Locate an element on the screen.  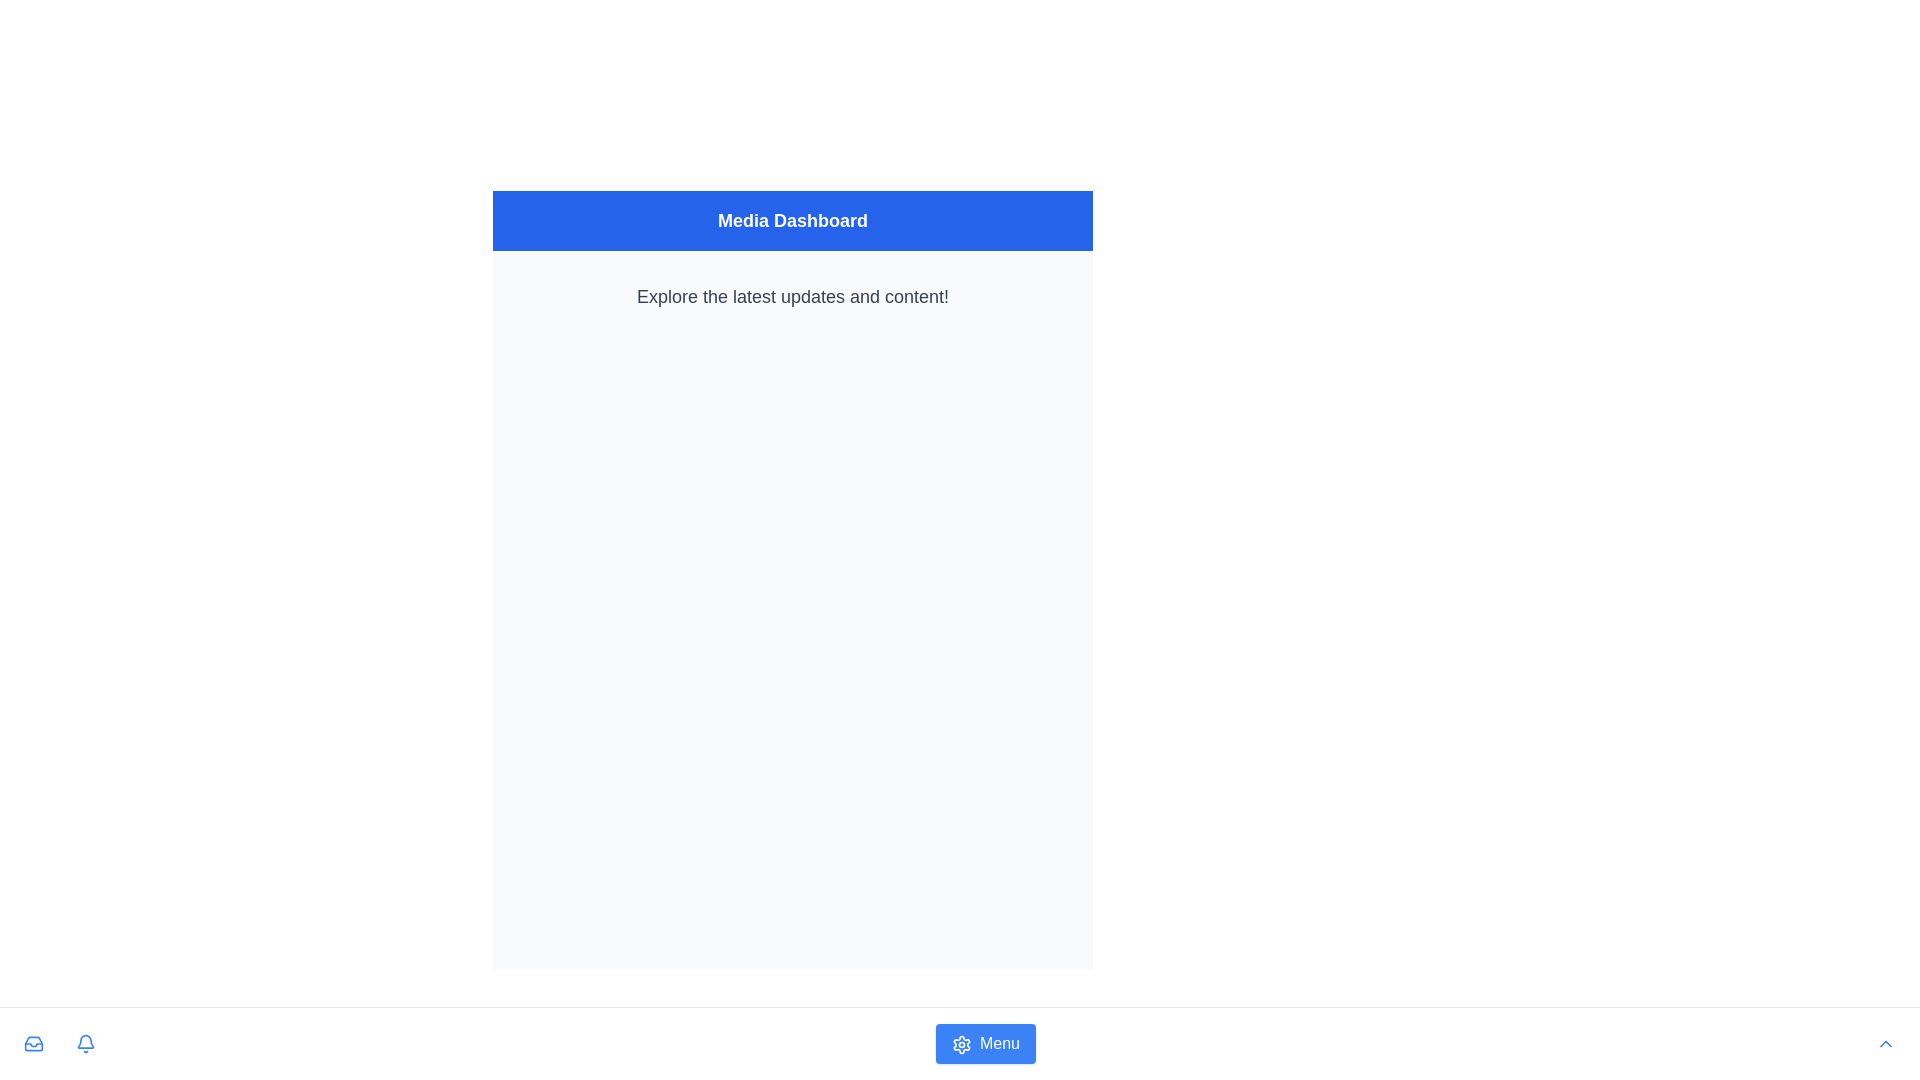
the text label displaying 'Explore the latest updates and content!' which is prominently located below the 'Media Dashboard' header in the upper-middle portion of the dashboard interface is located at coordinates (791, 297).